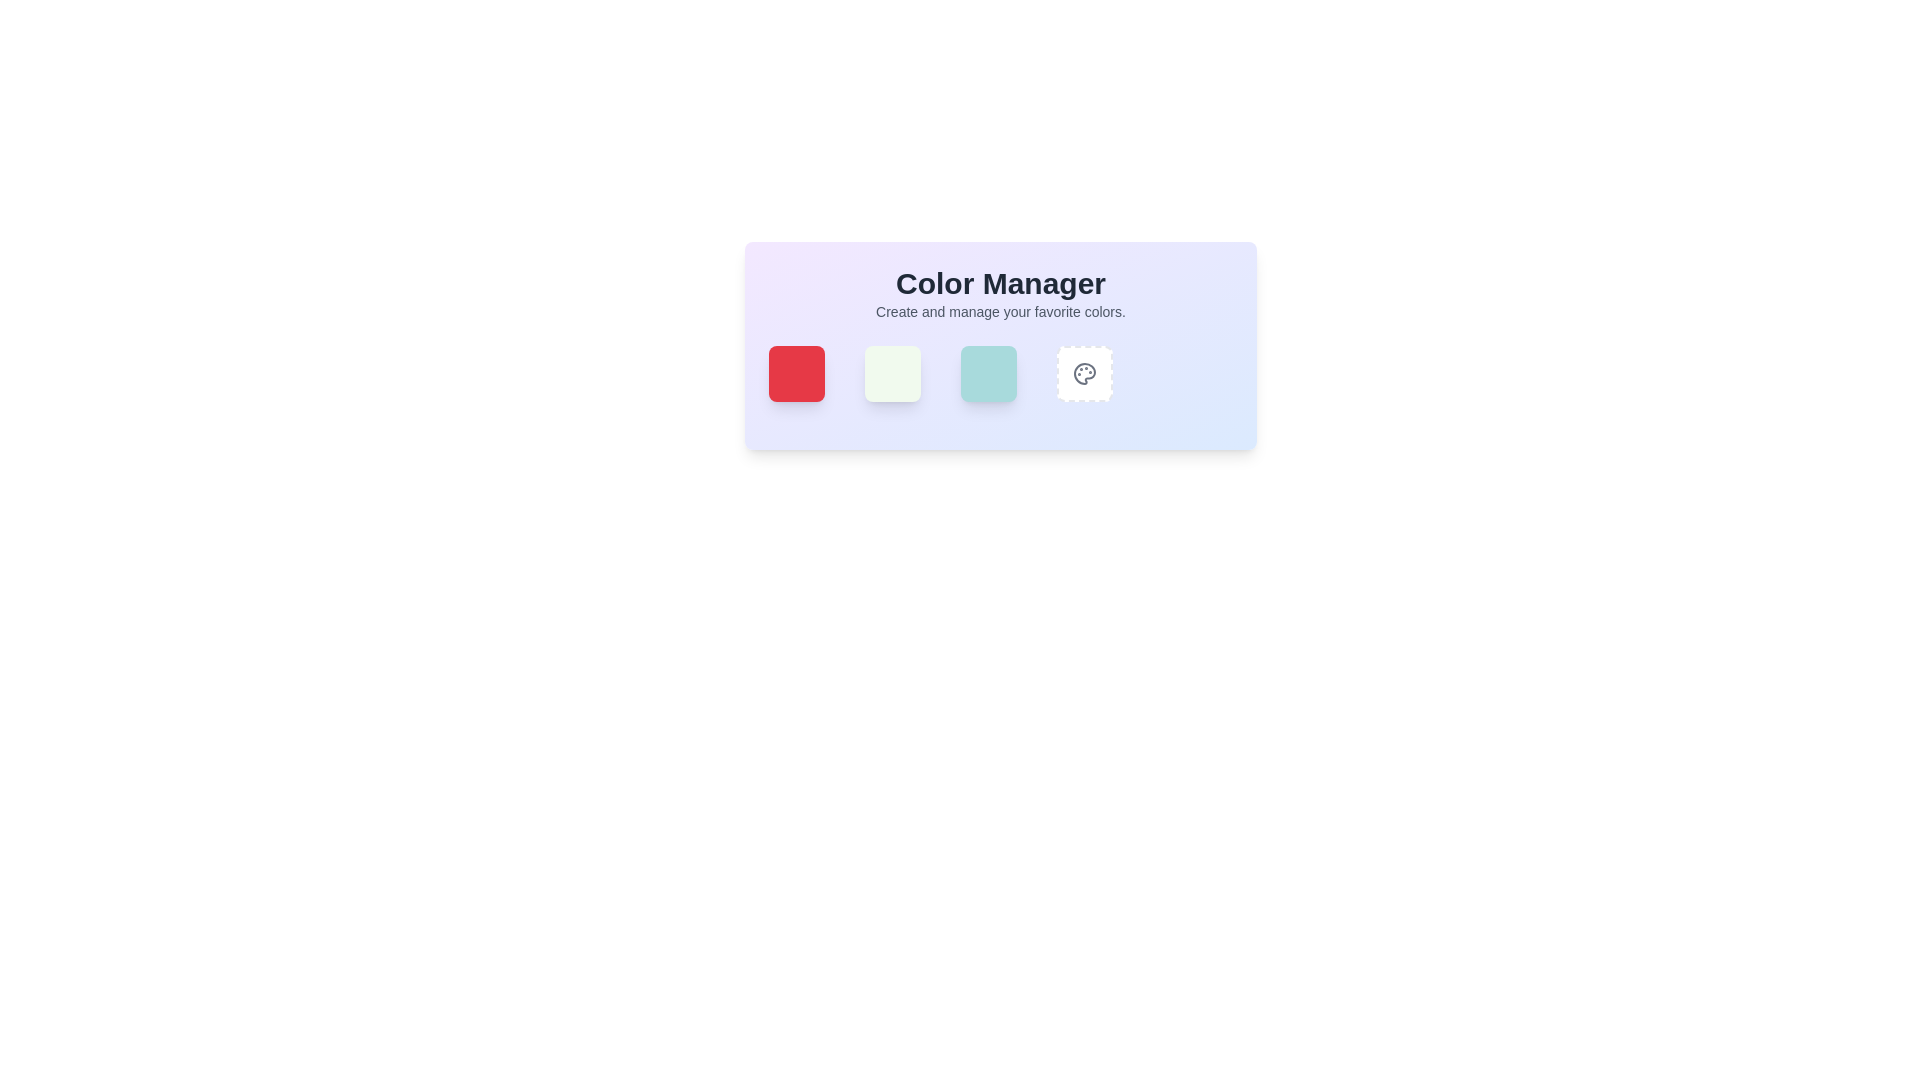  Describe the element at coordinates (1001, 374) in the screenshot. I see `the third selectable color button in the Color Manager` at that location.